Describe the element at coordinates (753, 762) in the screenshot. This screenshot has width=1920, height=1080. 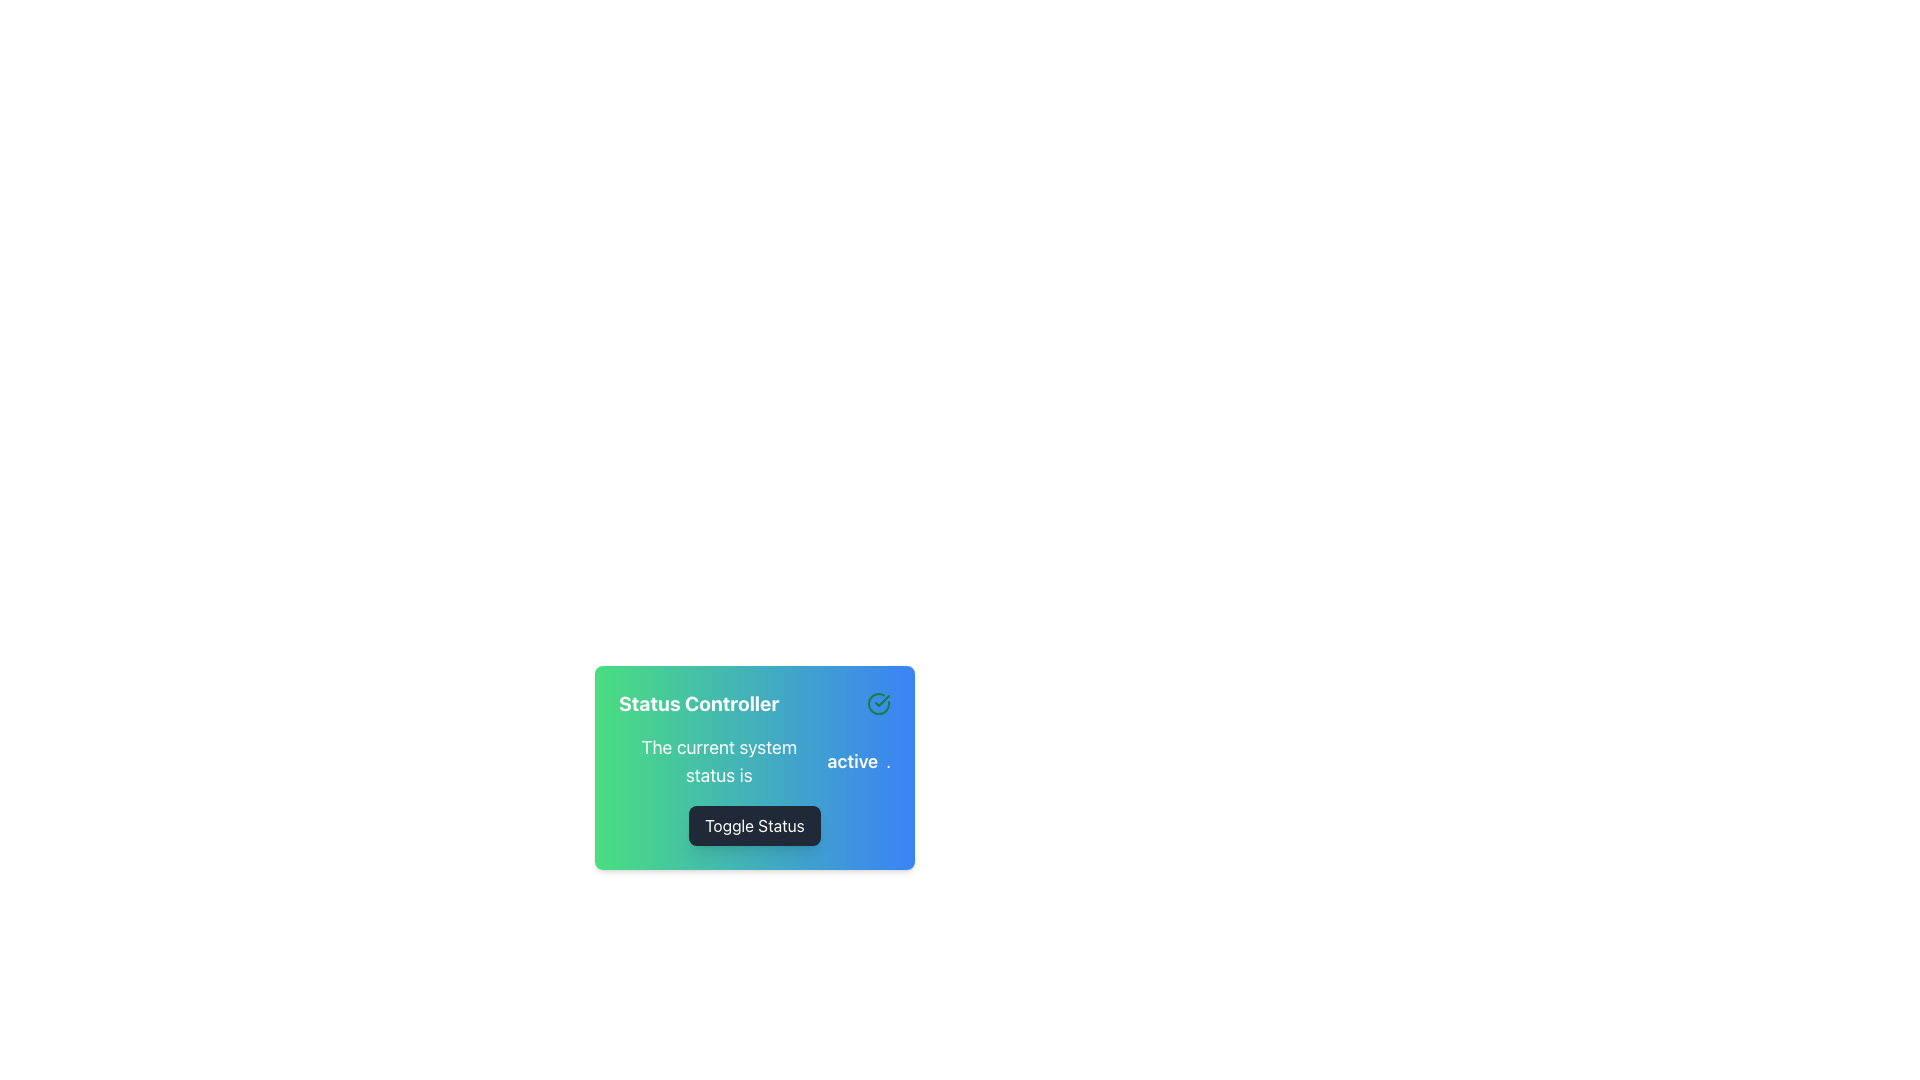
I see `the static informational text that displays the system's current status, located below the 'Status Controller' header and above the 'Toggle Status' button` at that location.